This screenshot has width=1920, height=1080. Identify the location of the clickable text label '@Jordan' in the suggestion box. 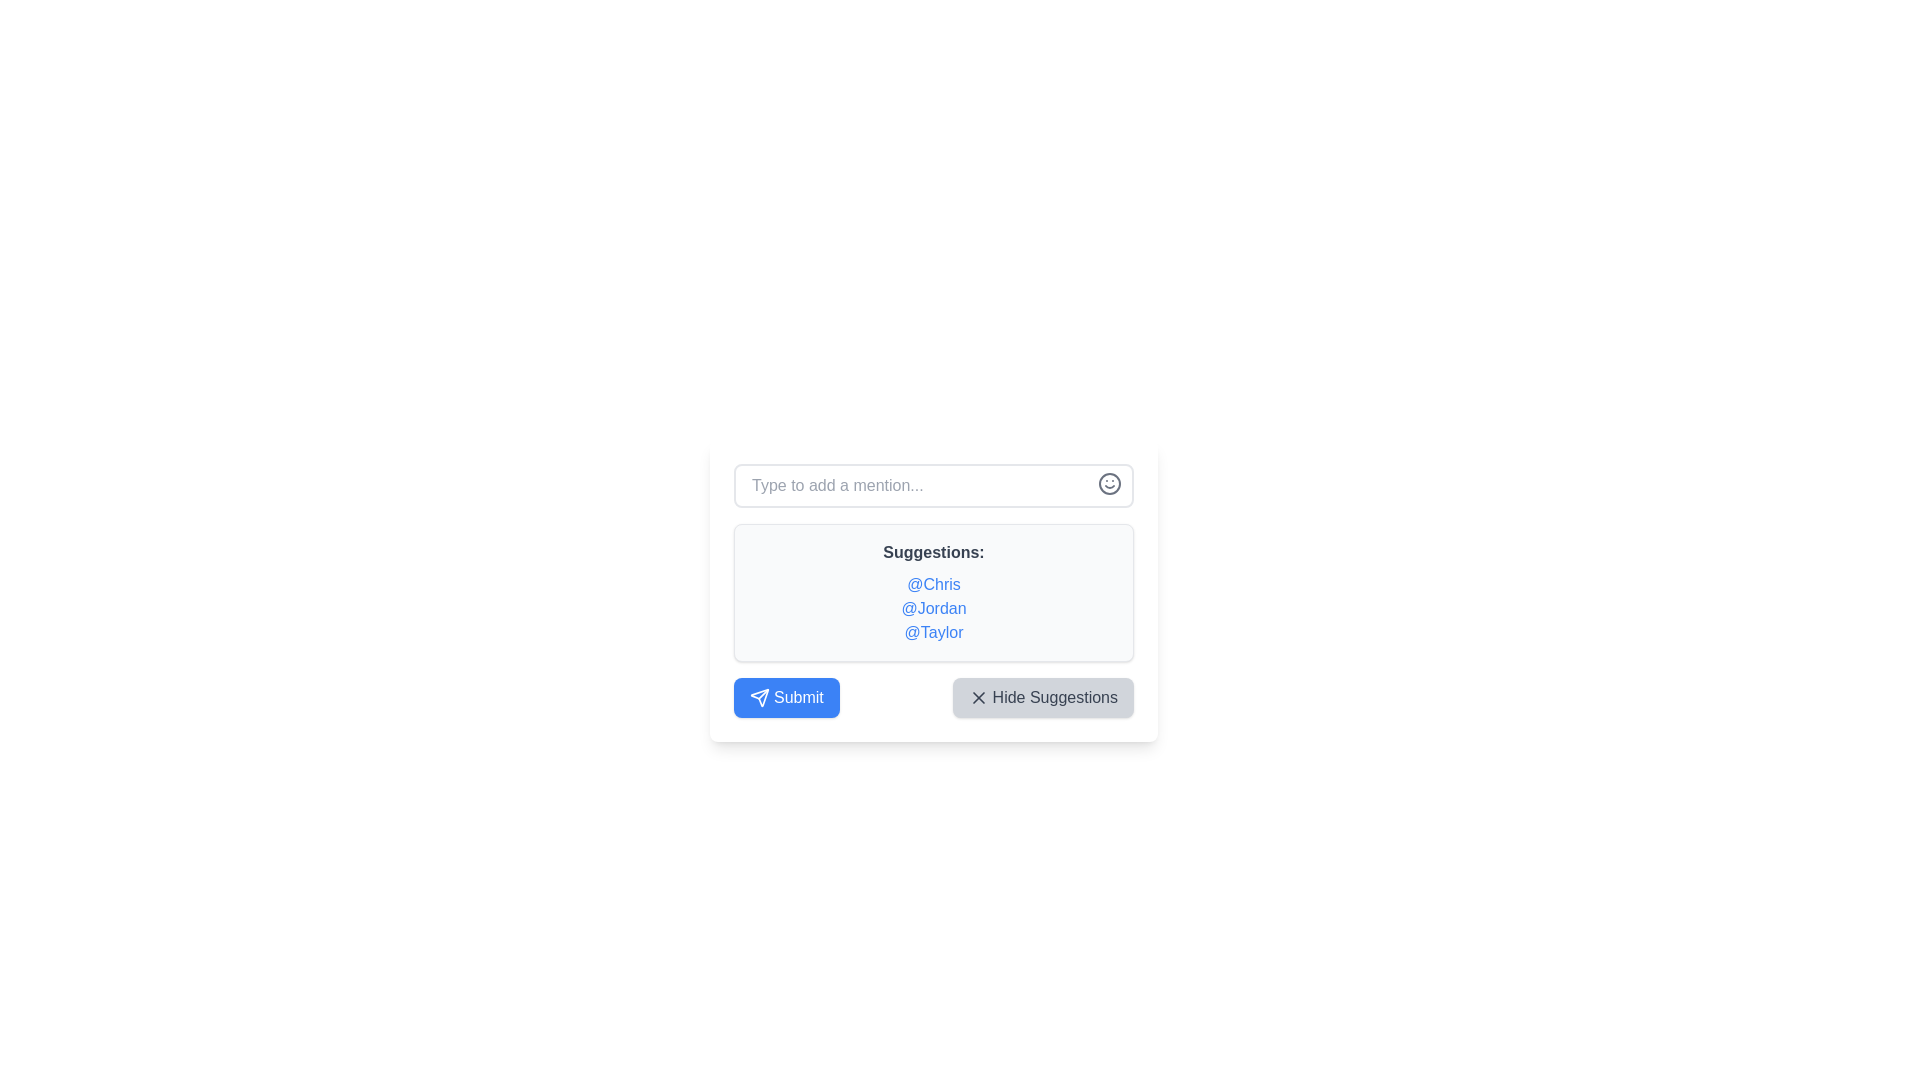
(933, 608).